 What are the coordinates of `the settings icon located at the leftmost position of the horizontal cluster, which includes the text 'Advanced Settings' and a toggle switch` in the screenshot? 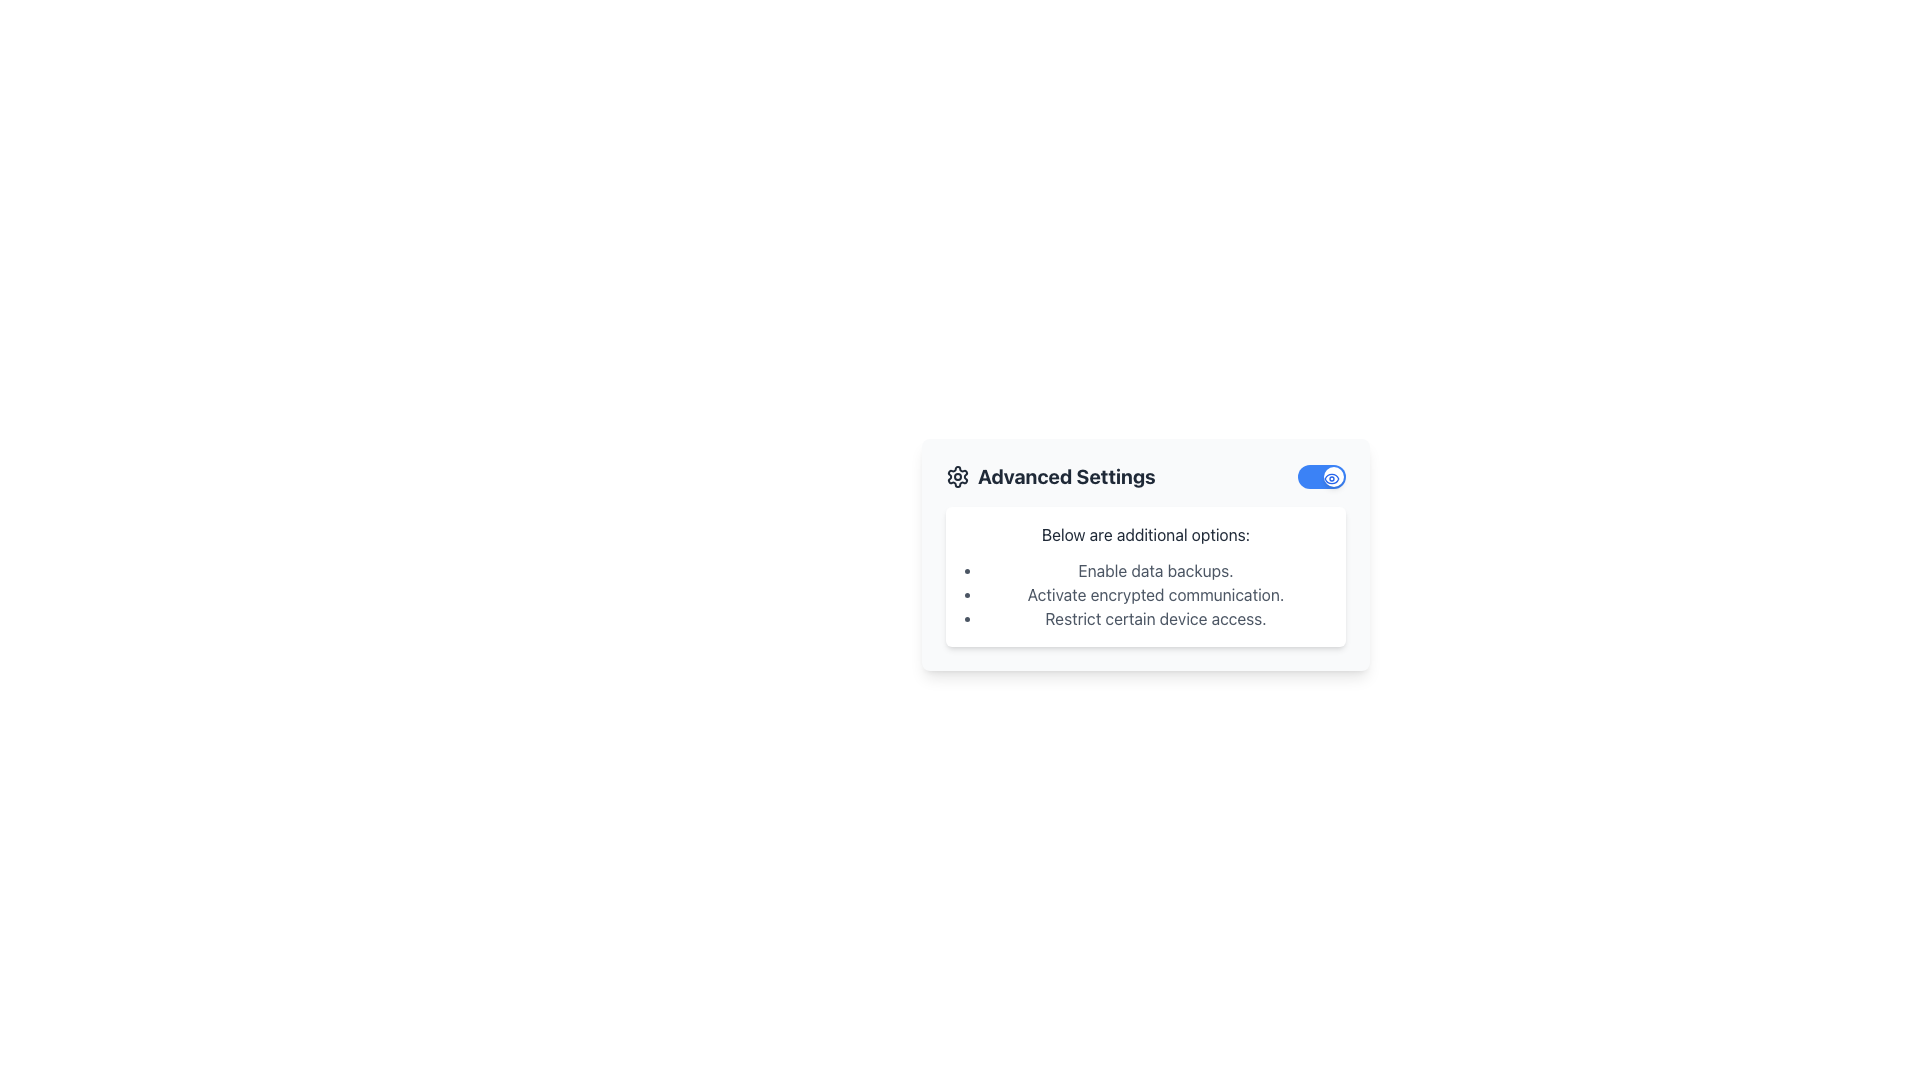 It's located at (957, 477).